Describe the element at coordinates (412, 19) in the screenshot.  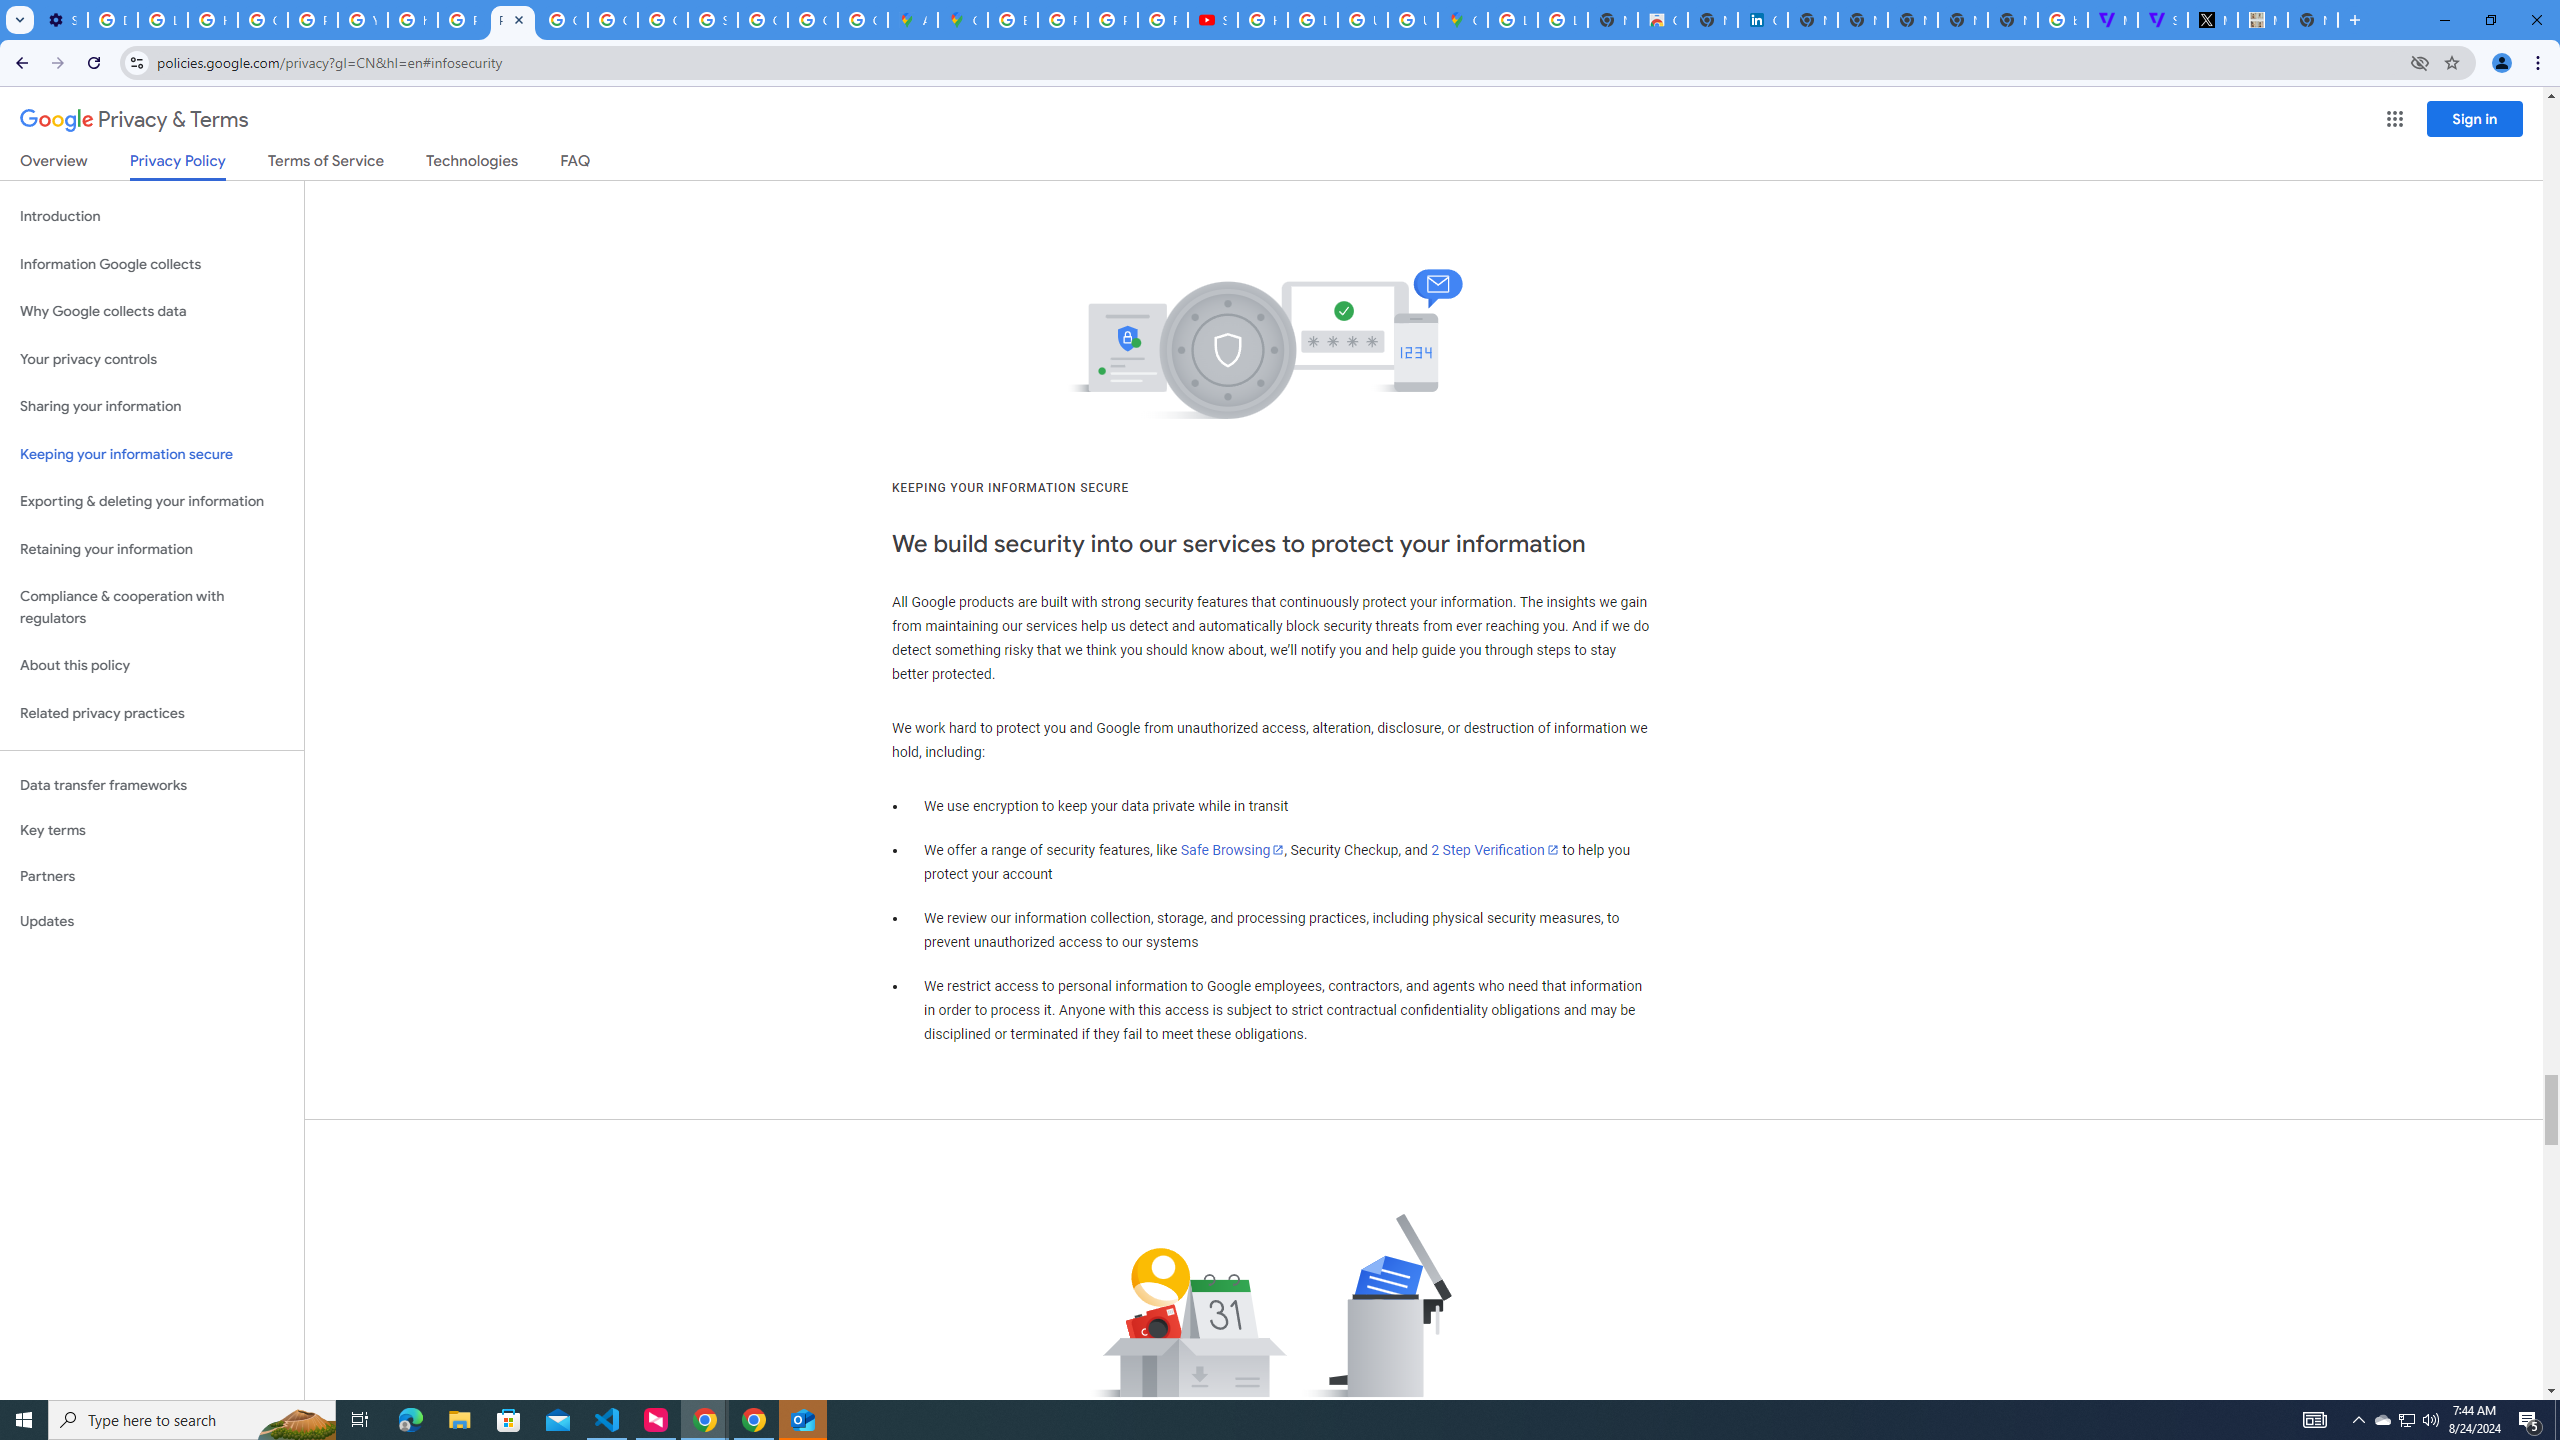
I see `'https://scholar.google.com/'` at that location.